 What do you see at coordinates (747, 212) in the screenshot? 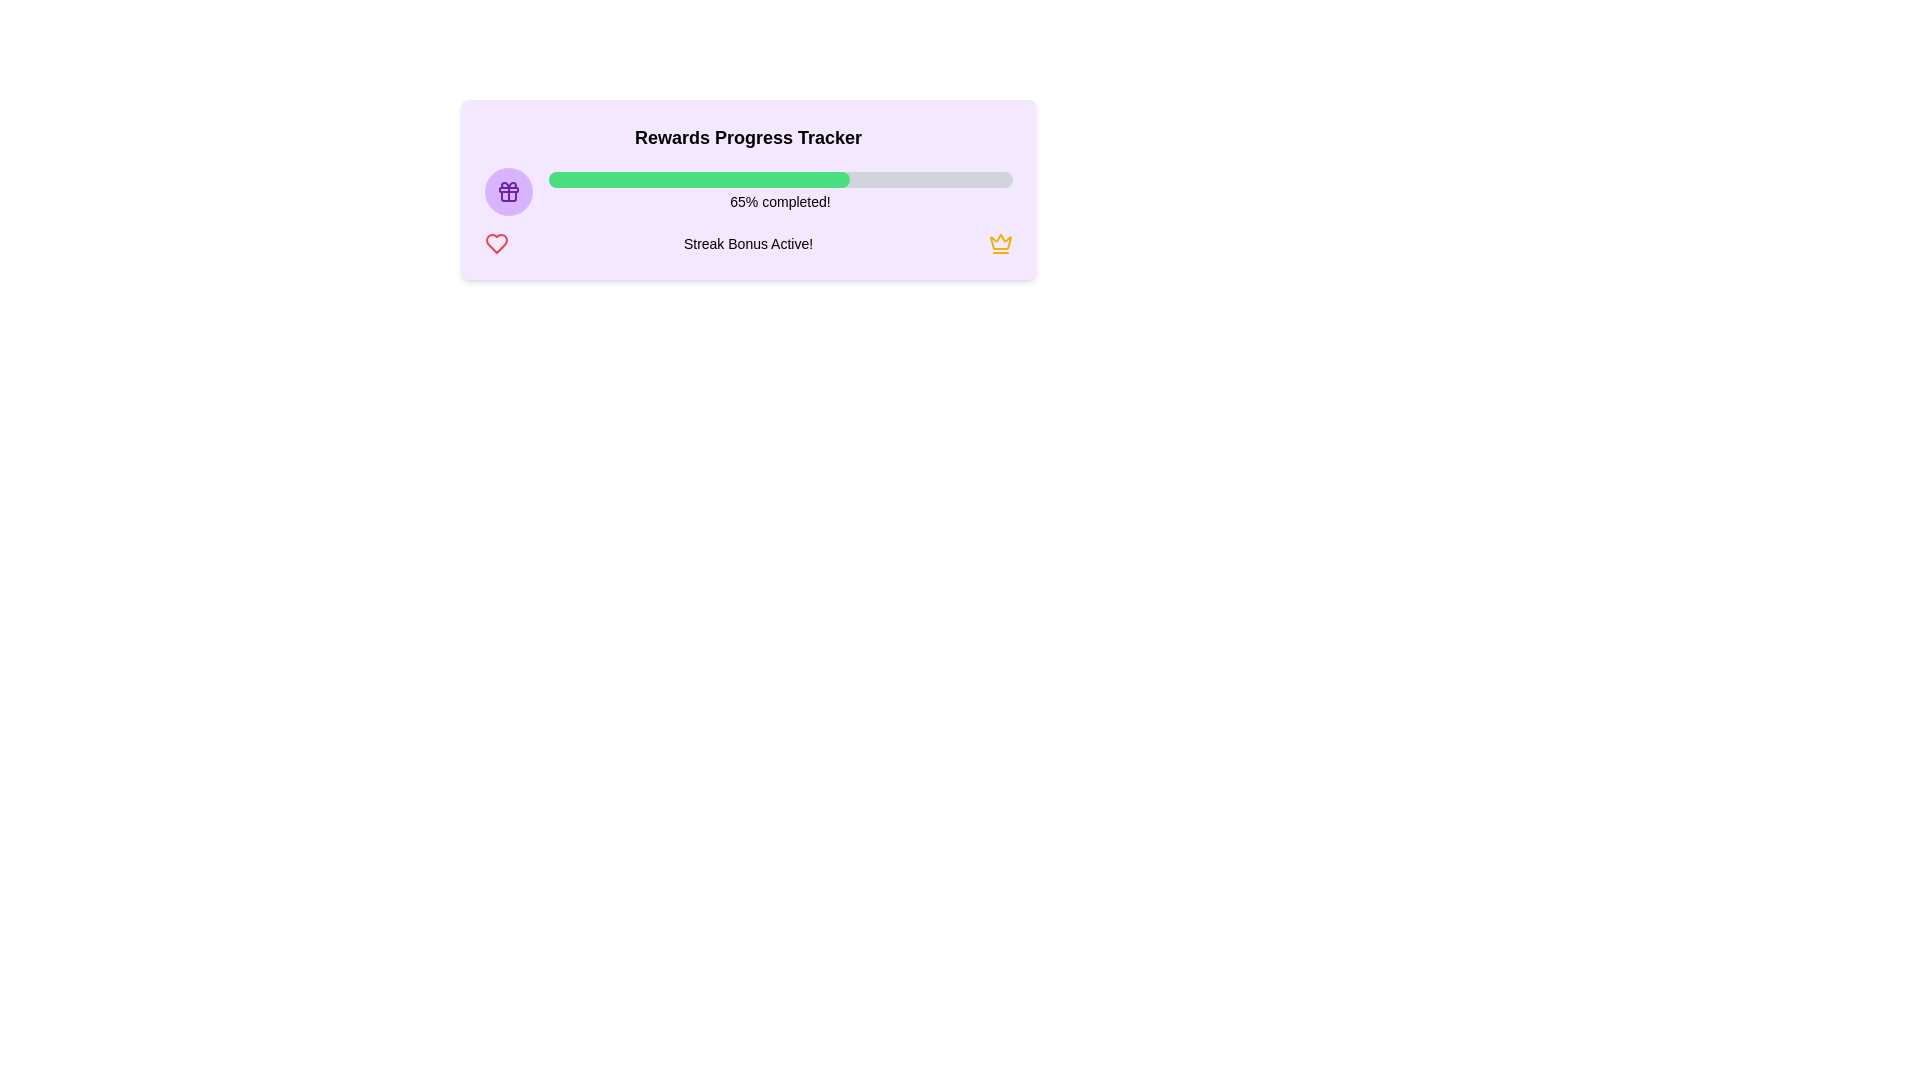
I see `the Informative progress tracker section that displays '65% completed!' and 'Streak Bonus Active!' with a green progress bar, purple gift icon on the left, and golden crown icon on the right` at bounding box center [747, 212].